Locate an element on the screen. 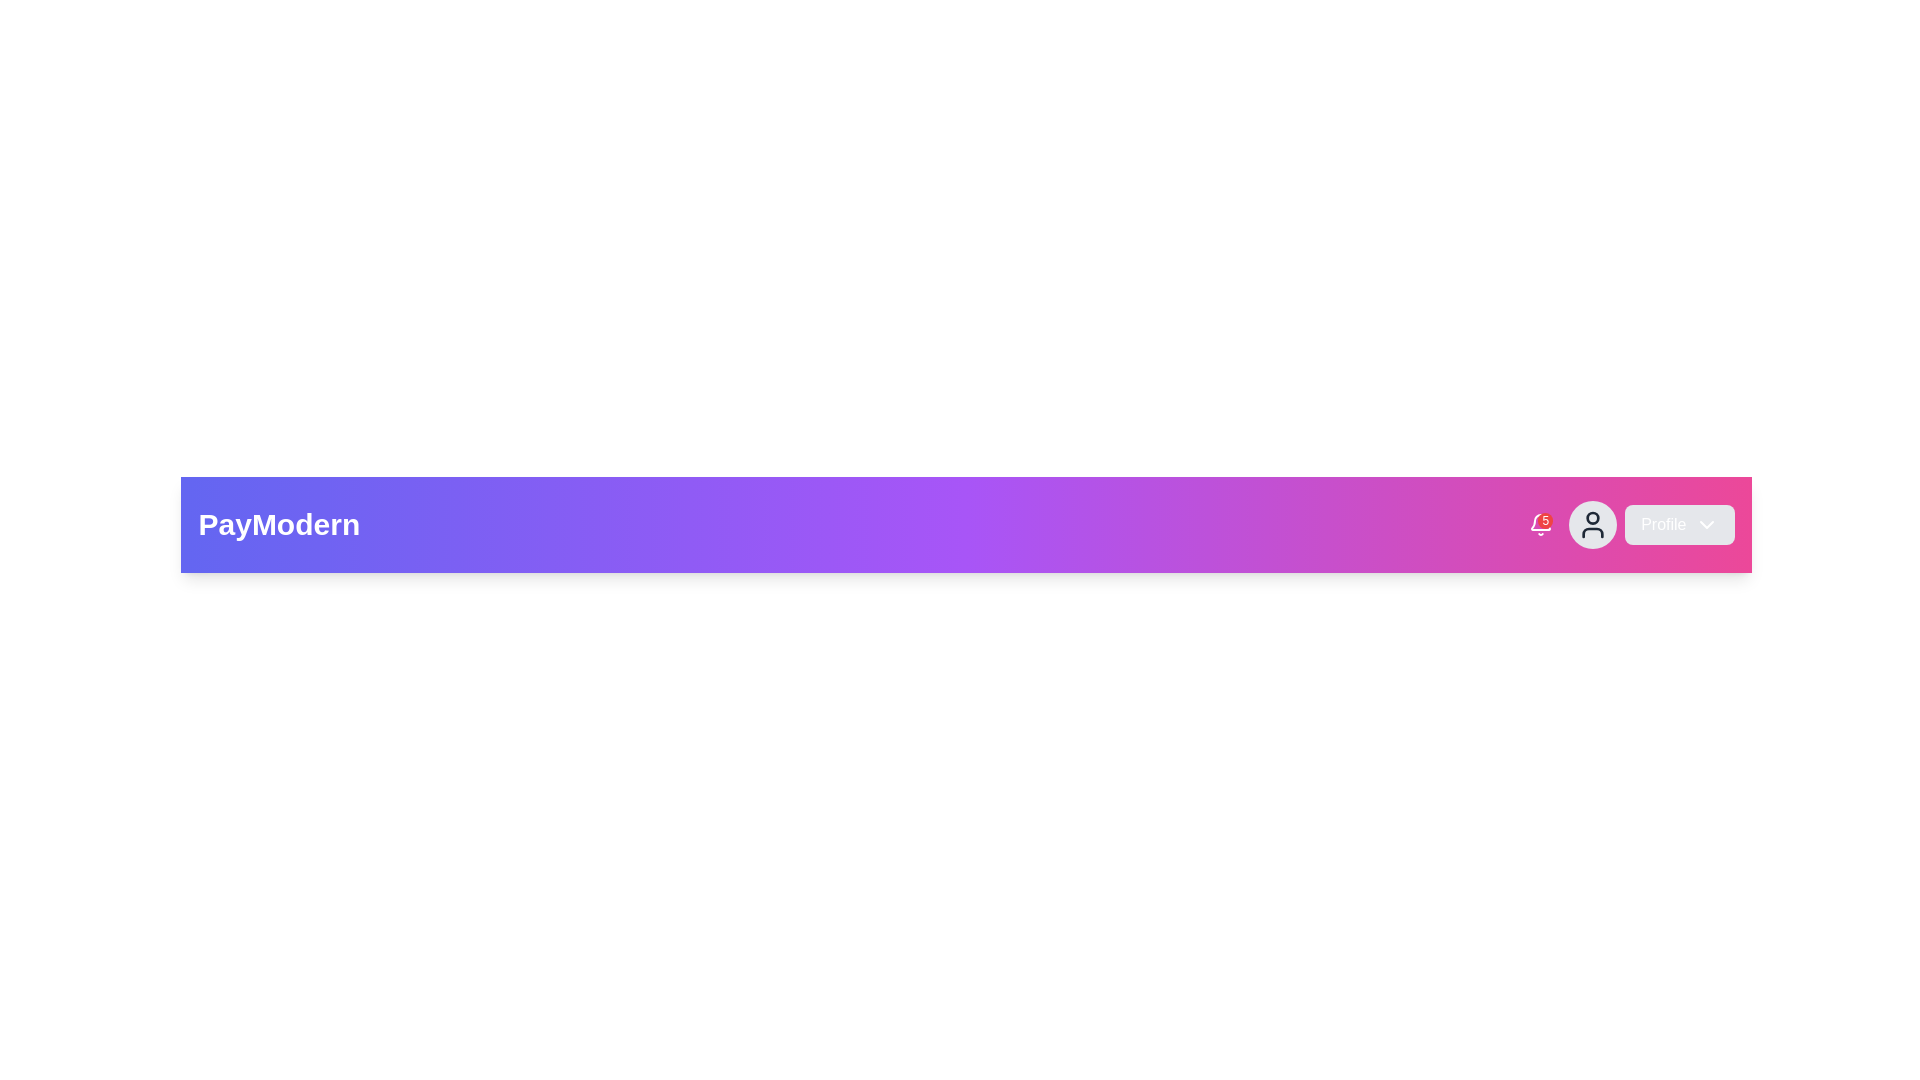 The image size is (1920, 1080). the user profile icon located to the left of the 'Profile' button in the top right navigation bar is located at coordinates (1592, 523).